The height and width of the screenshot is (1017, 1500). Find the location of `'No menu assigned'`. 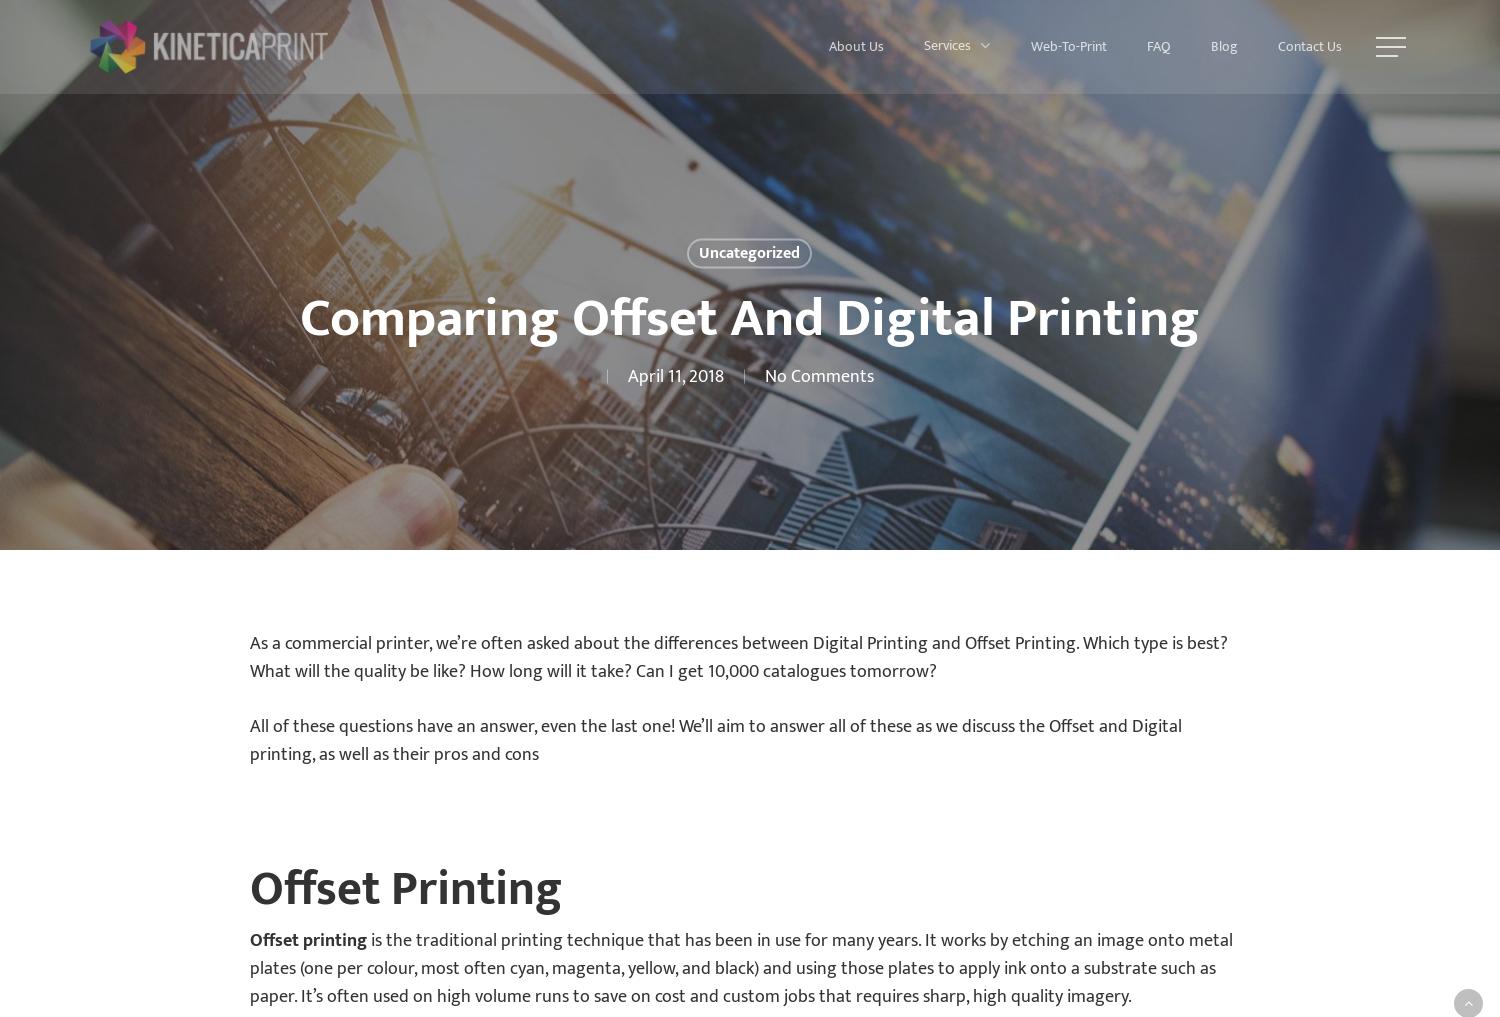

'No menu assigned' is located at coordinates (748, 45).